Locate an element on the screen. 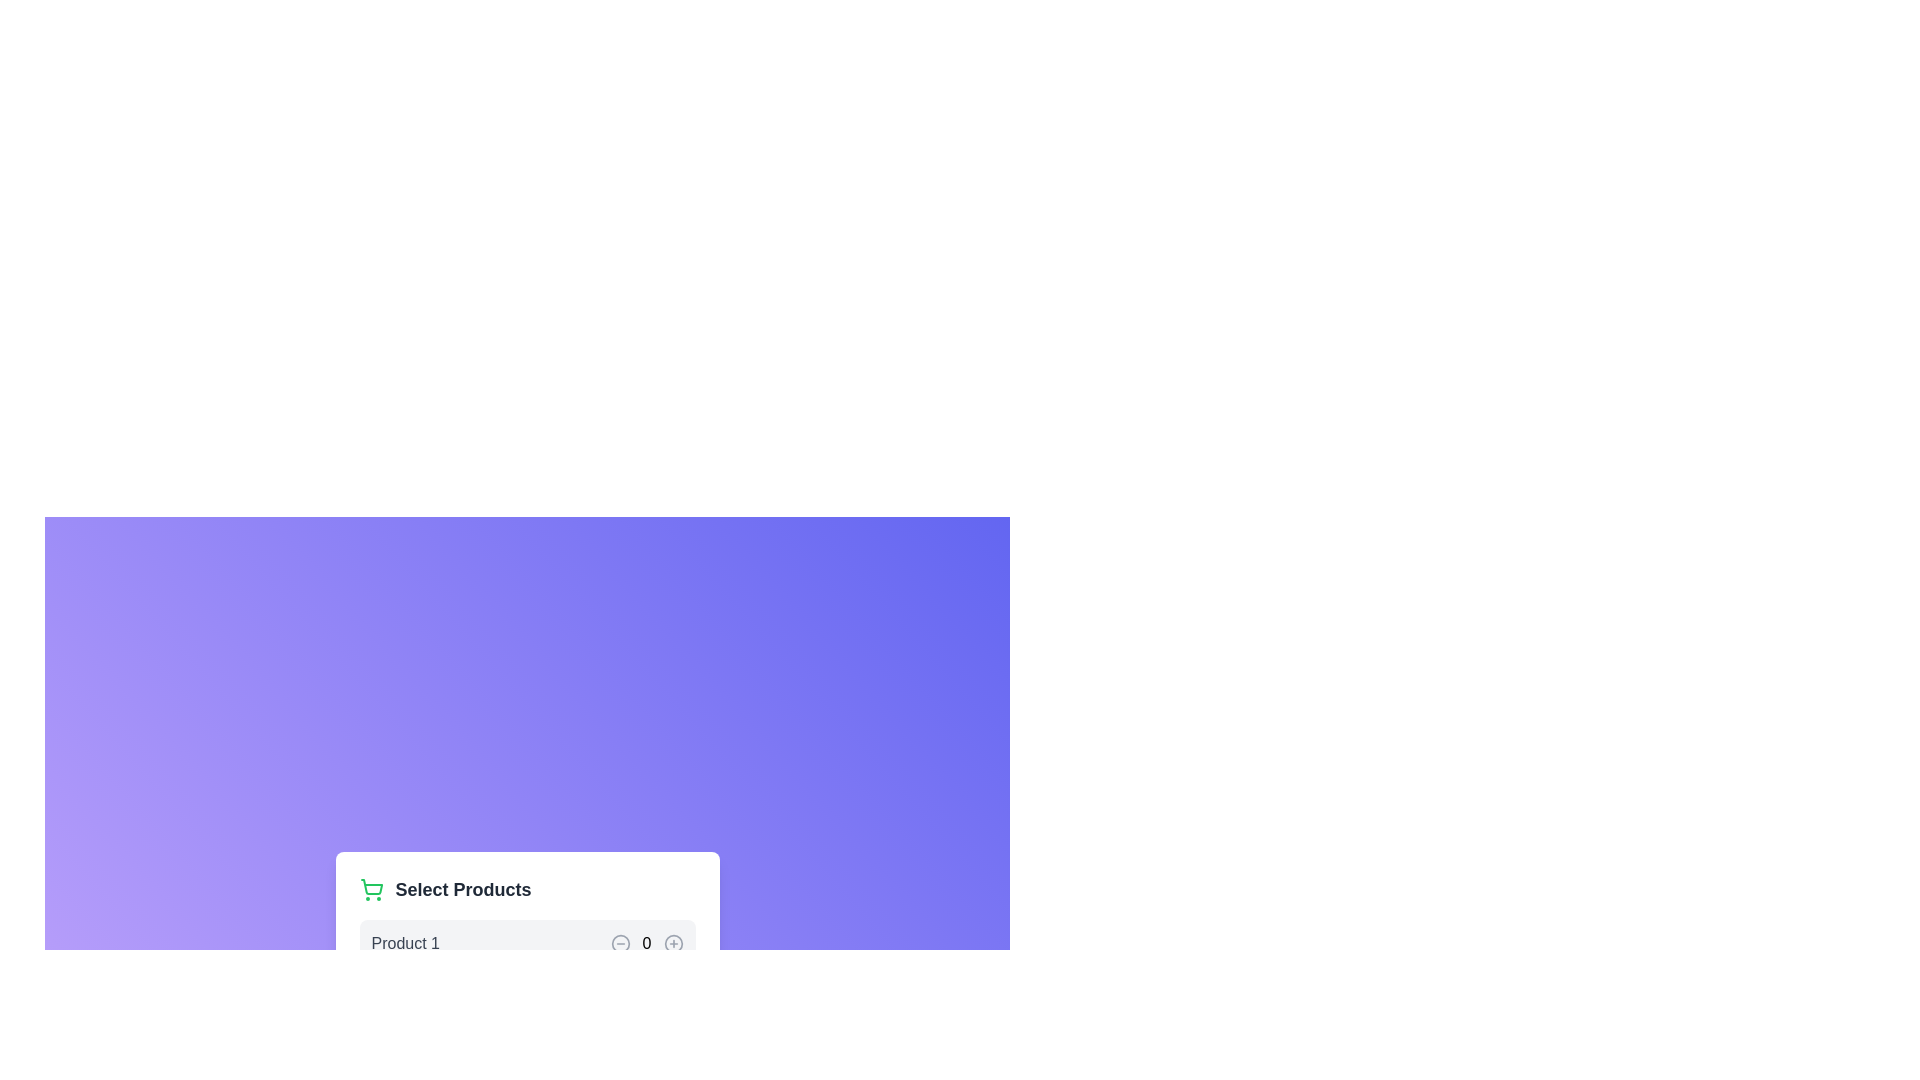 This screenshot has width=1920, height=1080. the increment button located to the far right of the decrement button and next to the numeric value '0' to increase the value is located at coordinates (673, 944).